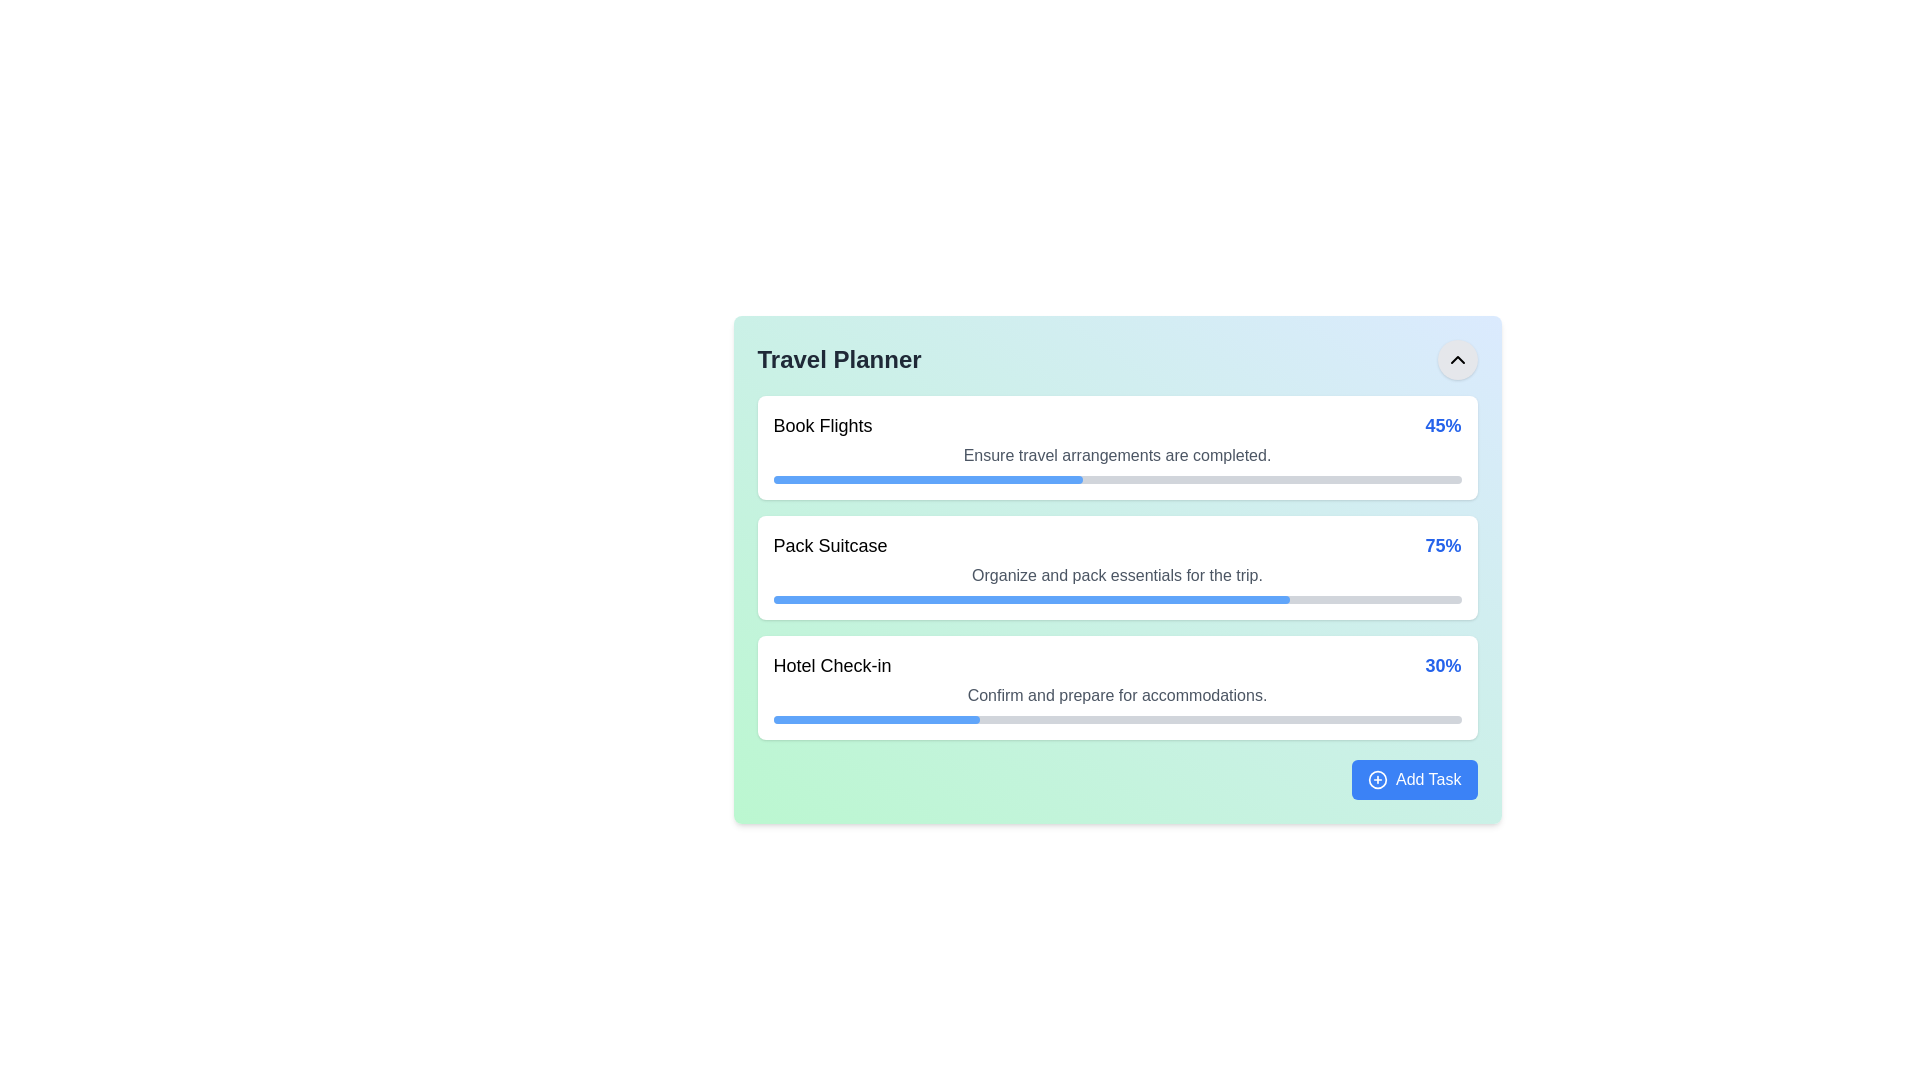 The image size is (1920, 1080). I want to click on the circular icon within the 'Add Task' button, which has a blue background and white text, located at the bottom-right corner of the interface, so click(1376, 778).